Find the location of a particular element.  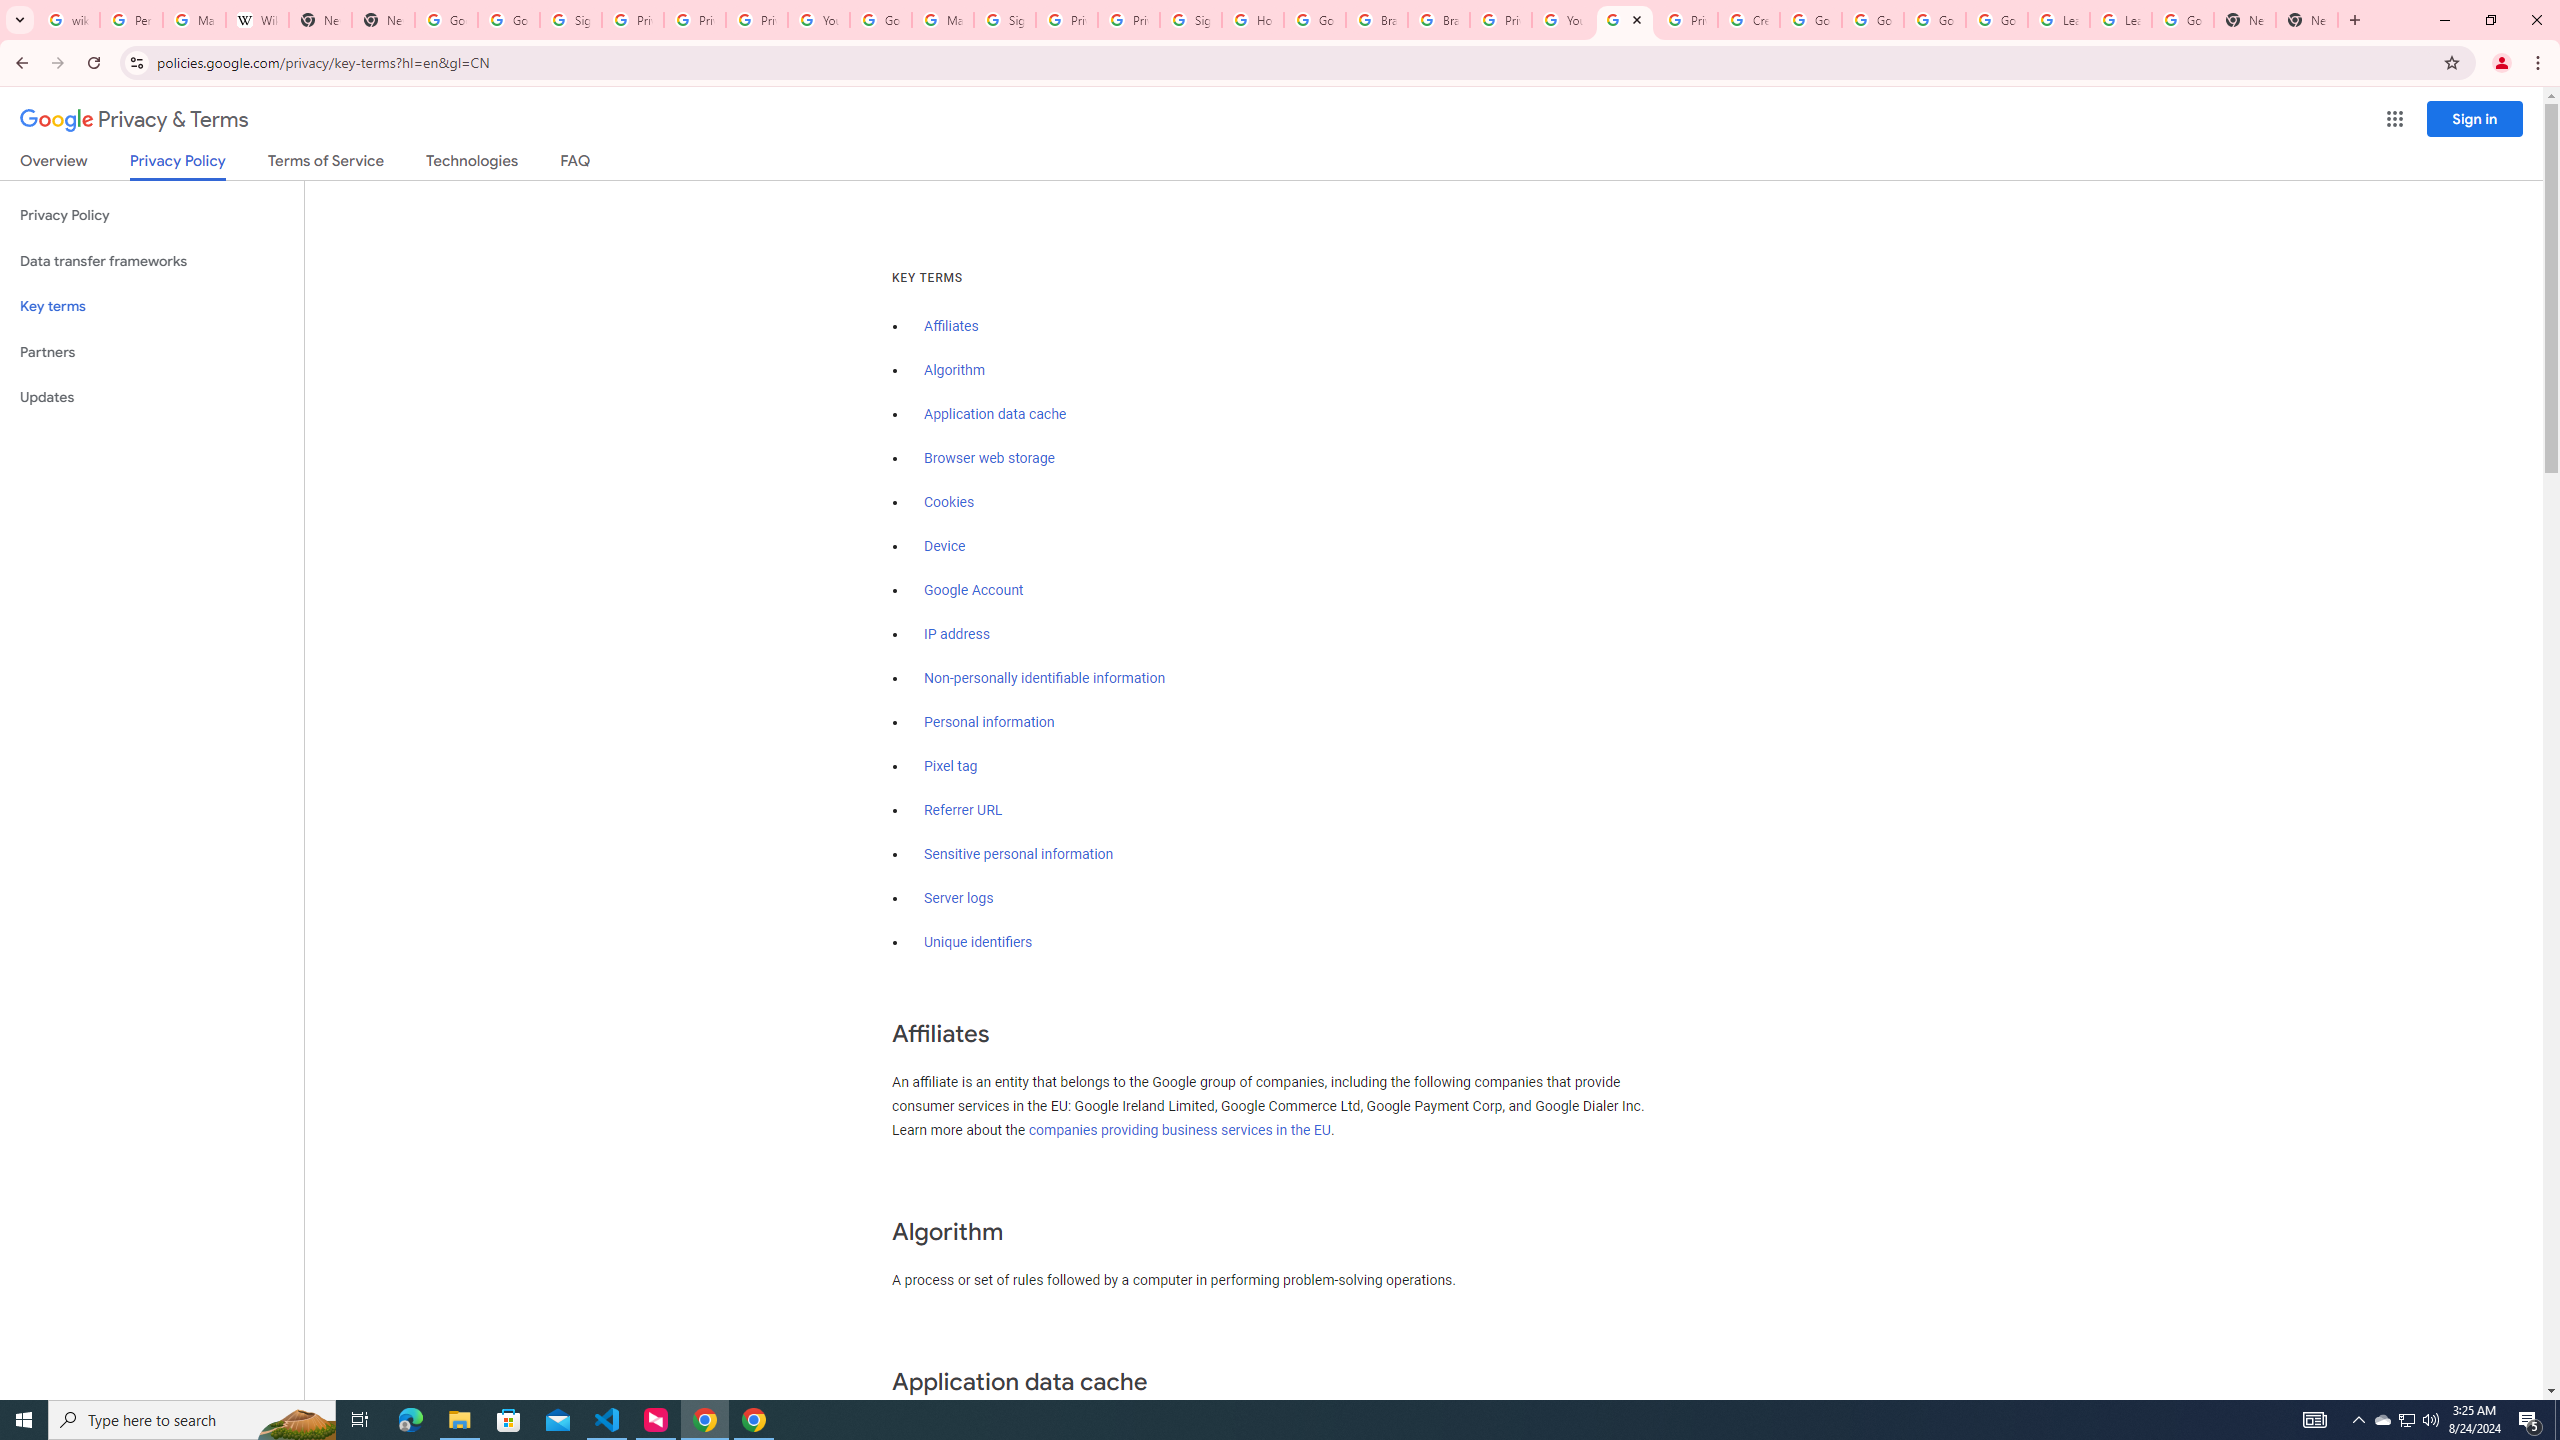

'Referrer URL' is located at coordinates (962, 809).